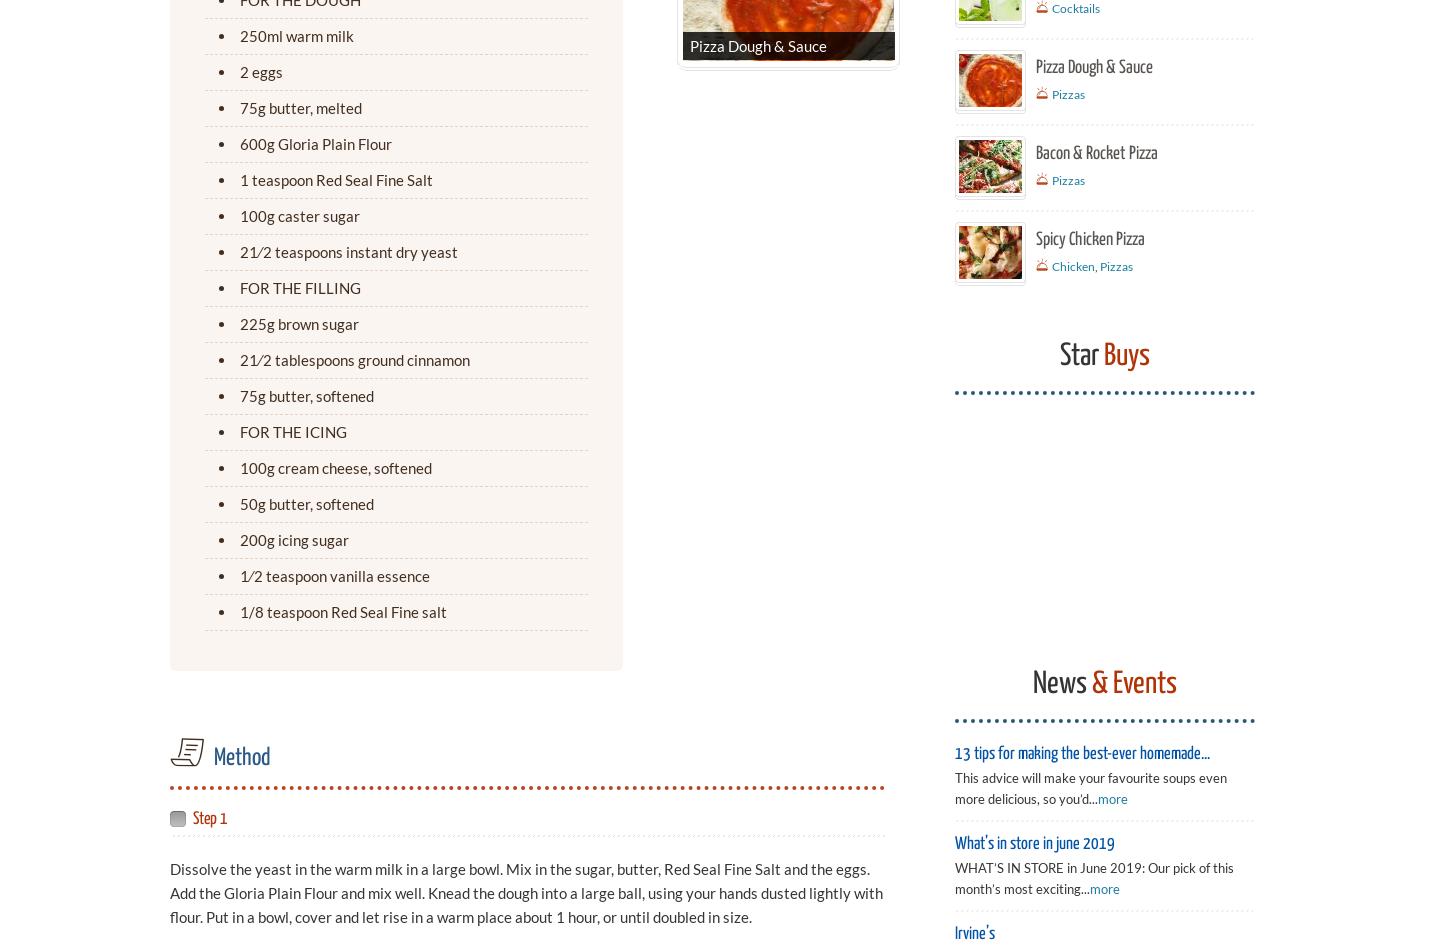 This screenshot has height=948, width=1450. What do you see at coordinates (974, 932) in the screenshot?
I see `'Irvine’s'` at bounding box center [974, 932].